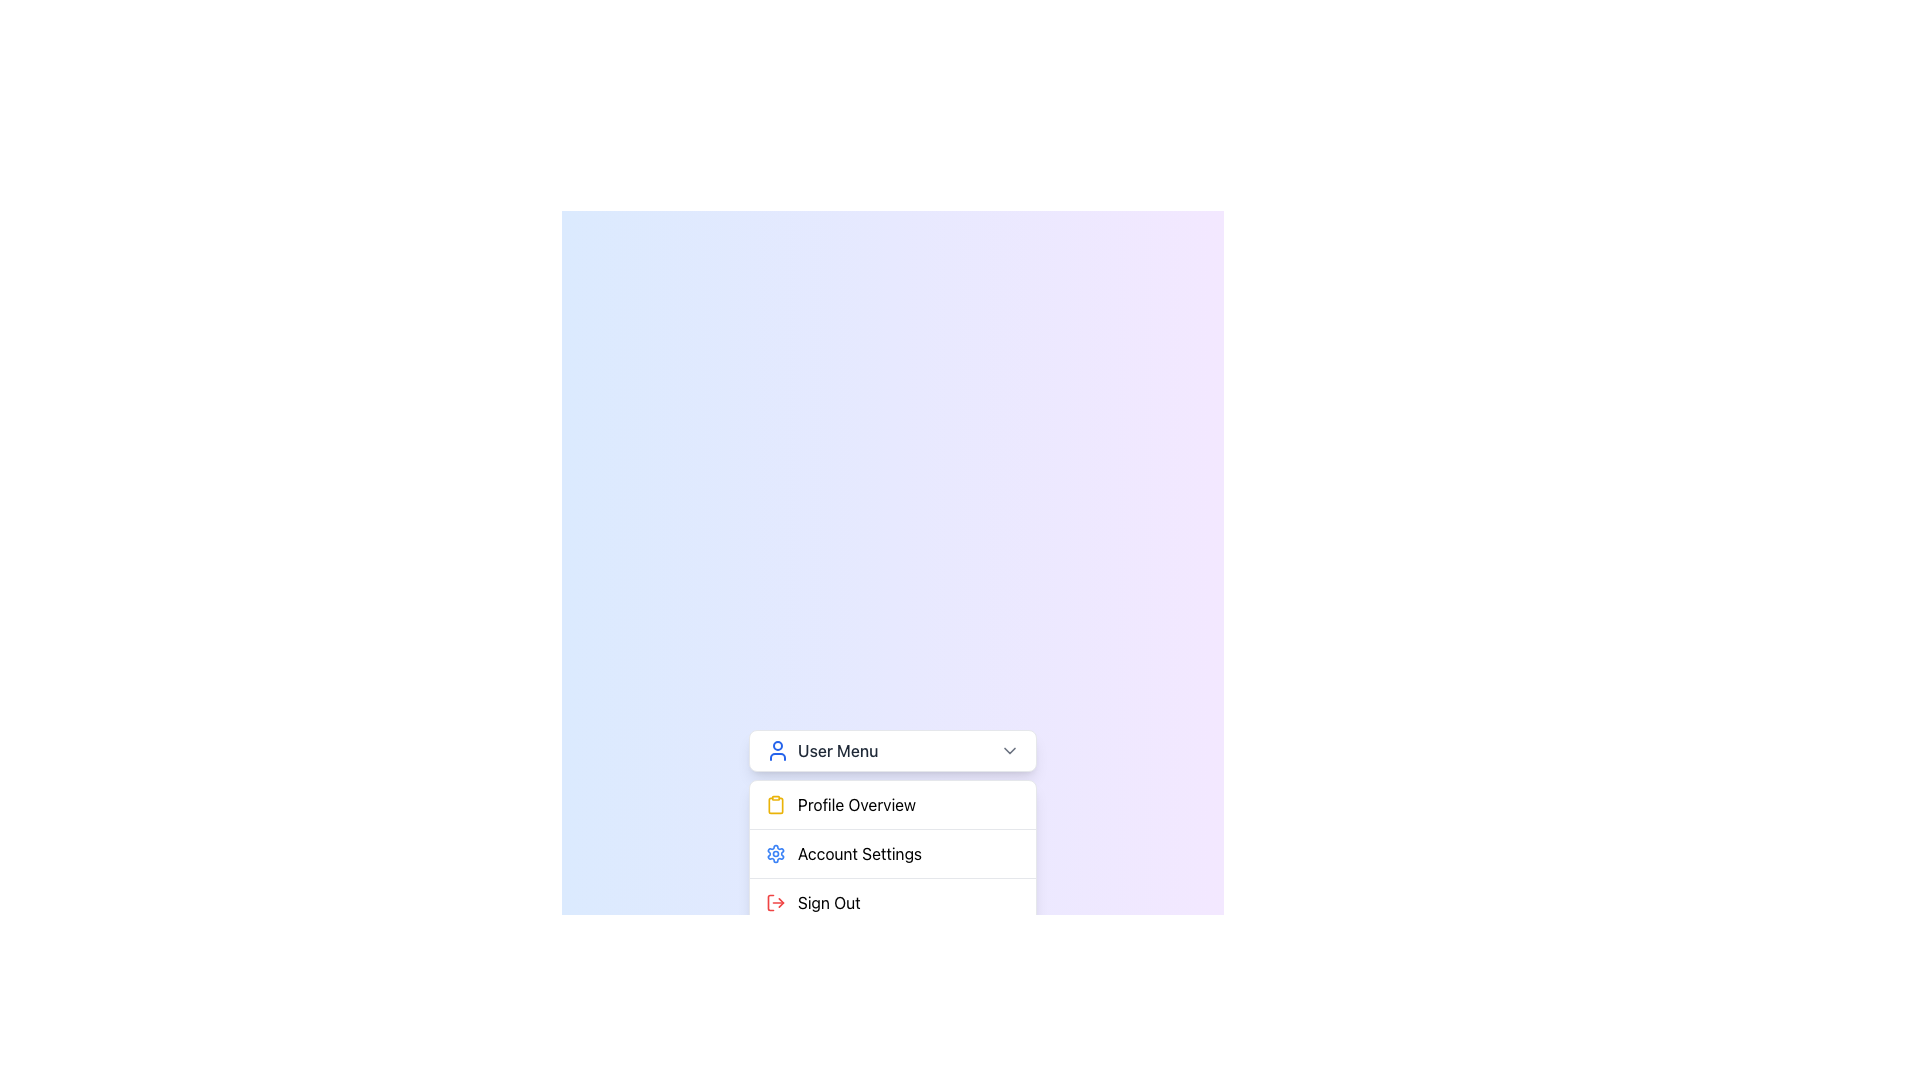 Image resolution: width=1920 pixels, height=1080 pixels. What do you see at coordinates (775, 804) in the screenshot?
I see `the 'Profile Overview' icon located in the first entry of the dropdown menu, which provides visual reinforcement for the option` at bounding box center [775, 804].